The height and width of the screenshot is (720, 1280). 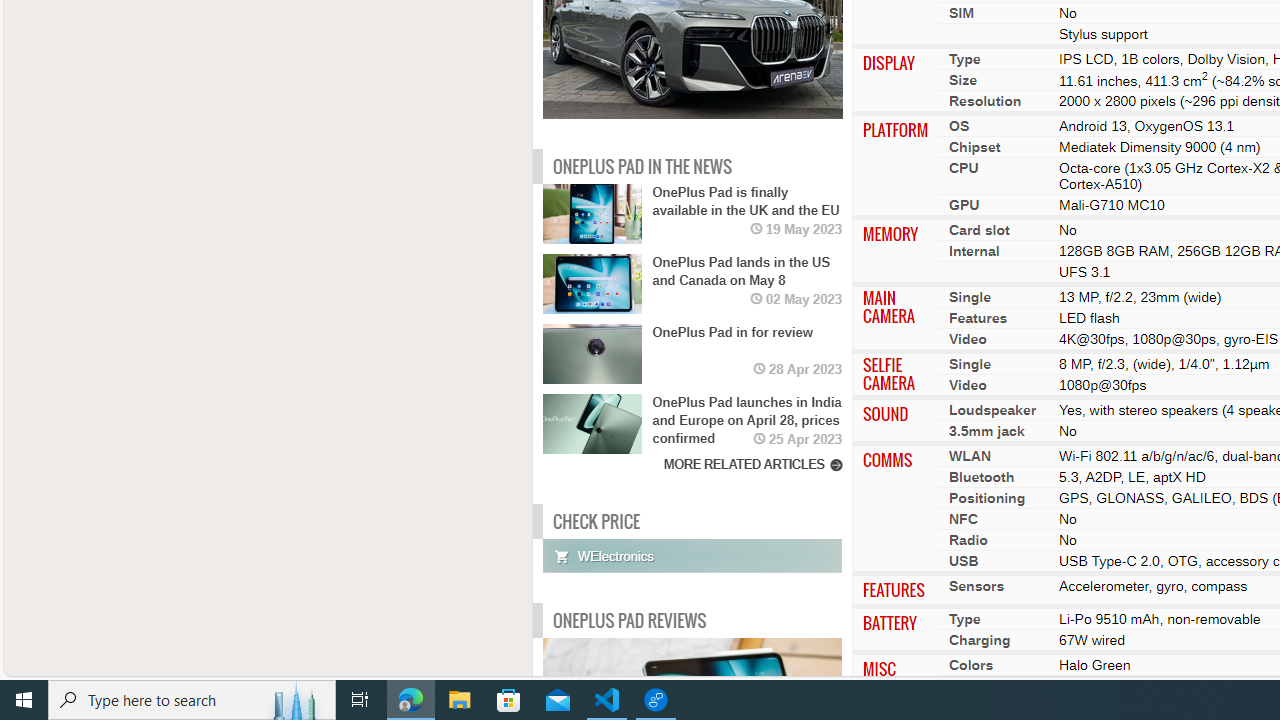 I want to click on '3.5mm jack', so click(x=986, y=430).